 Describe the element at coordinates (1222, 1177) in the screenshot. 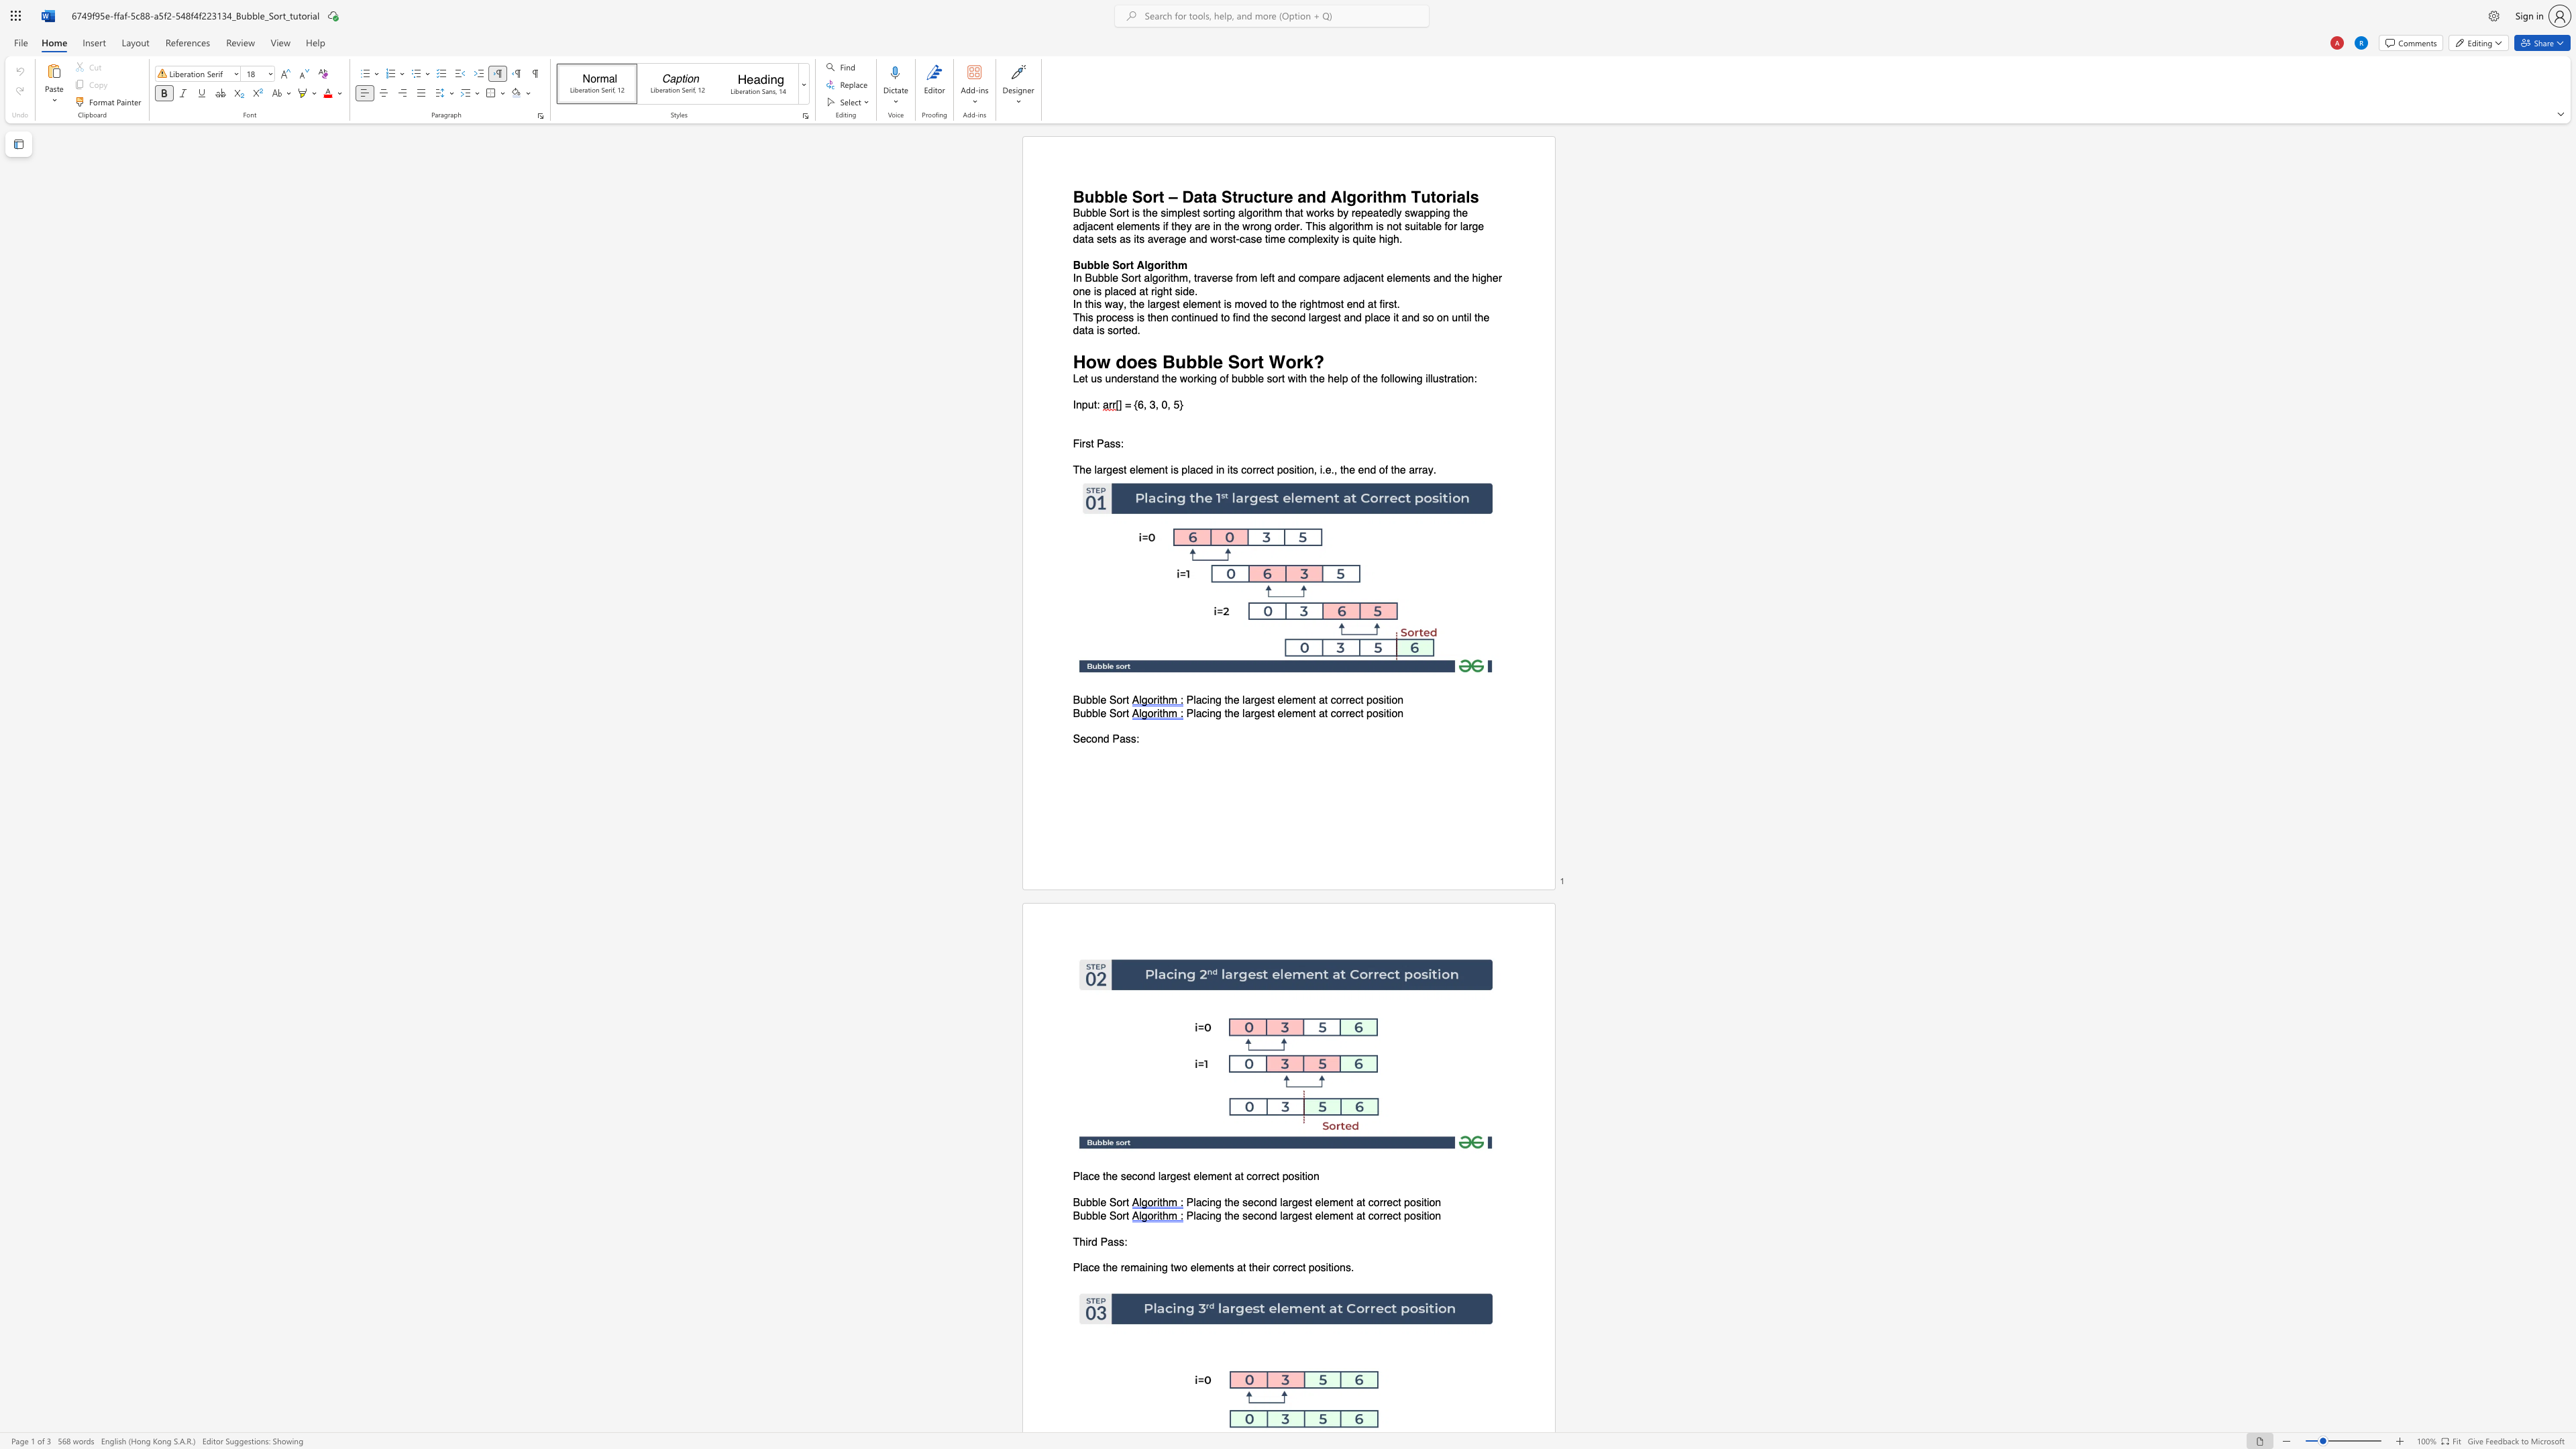

I see `the subset text "nt at corre" within the text "Place the second largest element at correct position"` at that location.